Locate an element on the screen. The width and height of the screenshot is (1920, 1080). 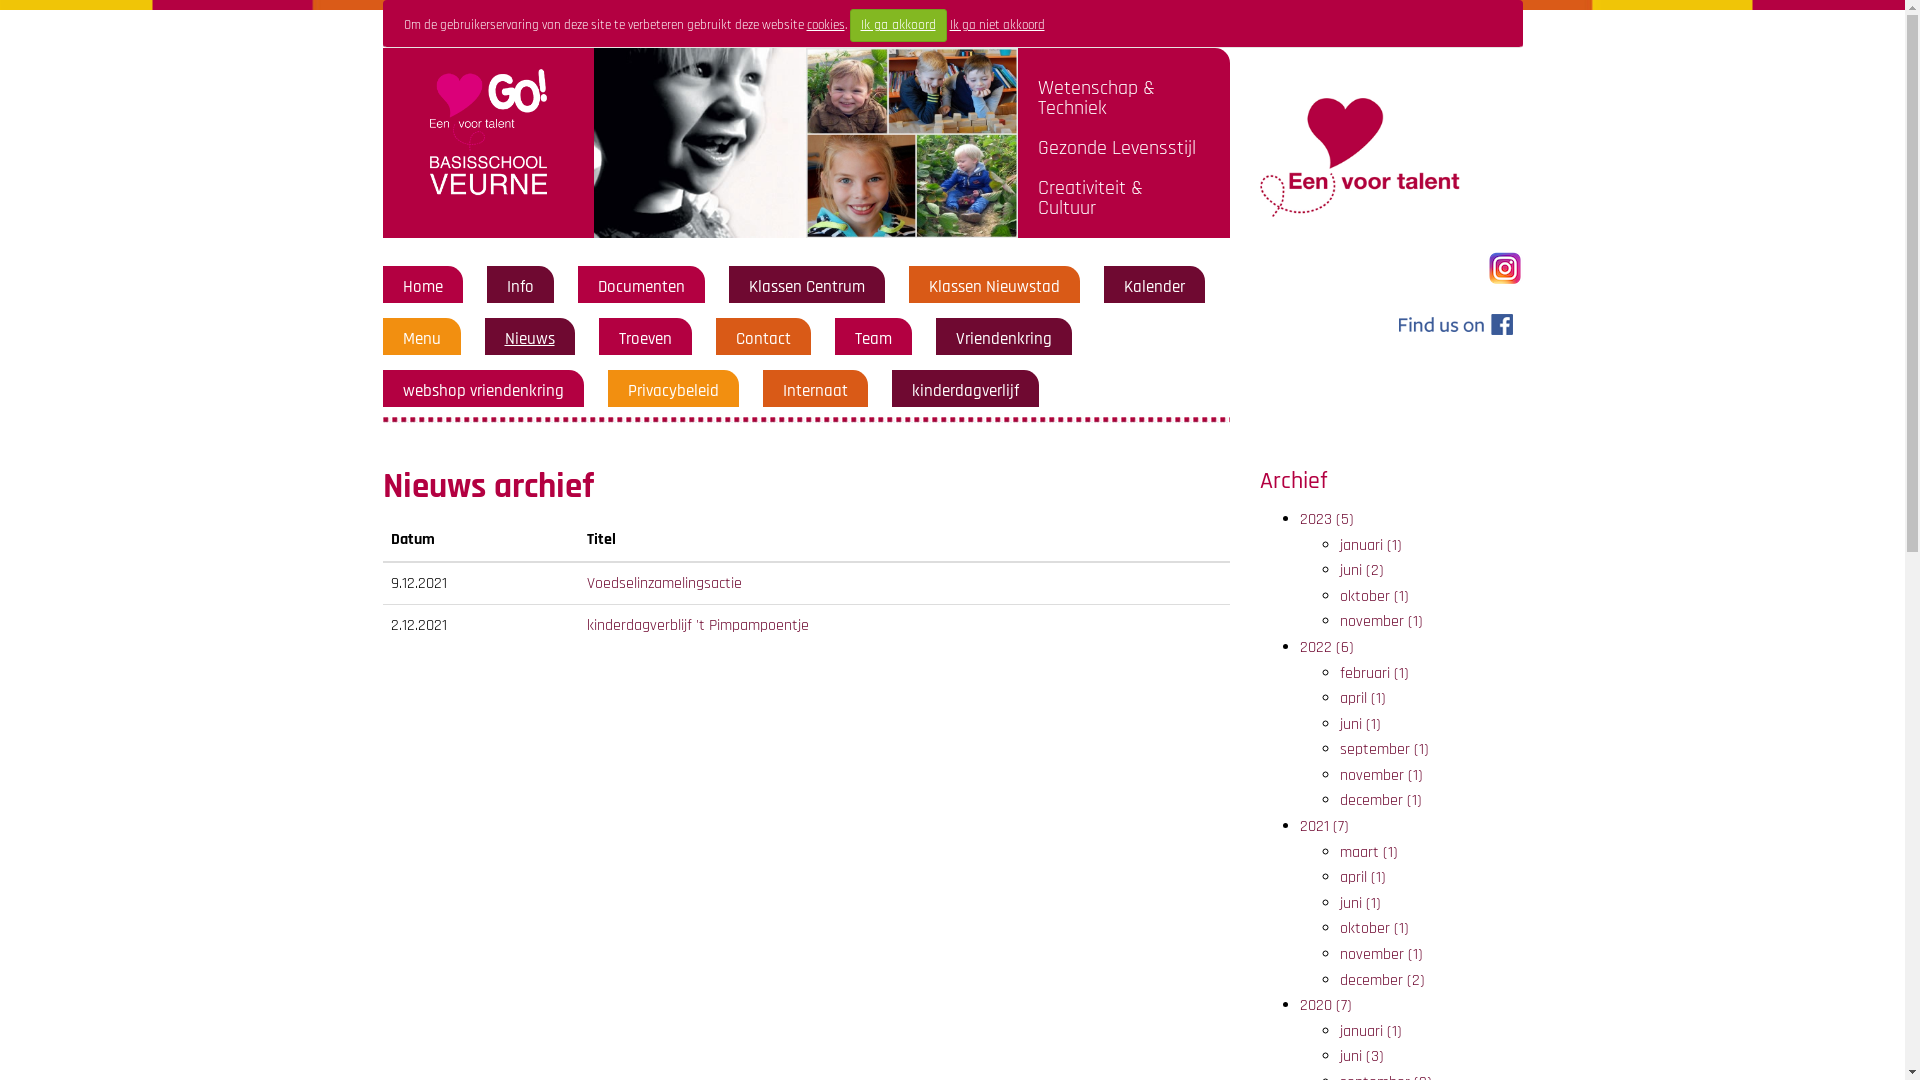
'juni (1)' is located at coordinates (1339, 903).